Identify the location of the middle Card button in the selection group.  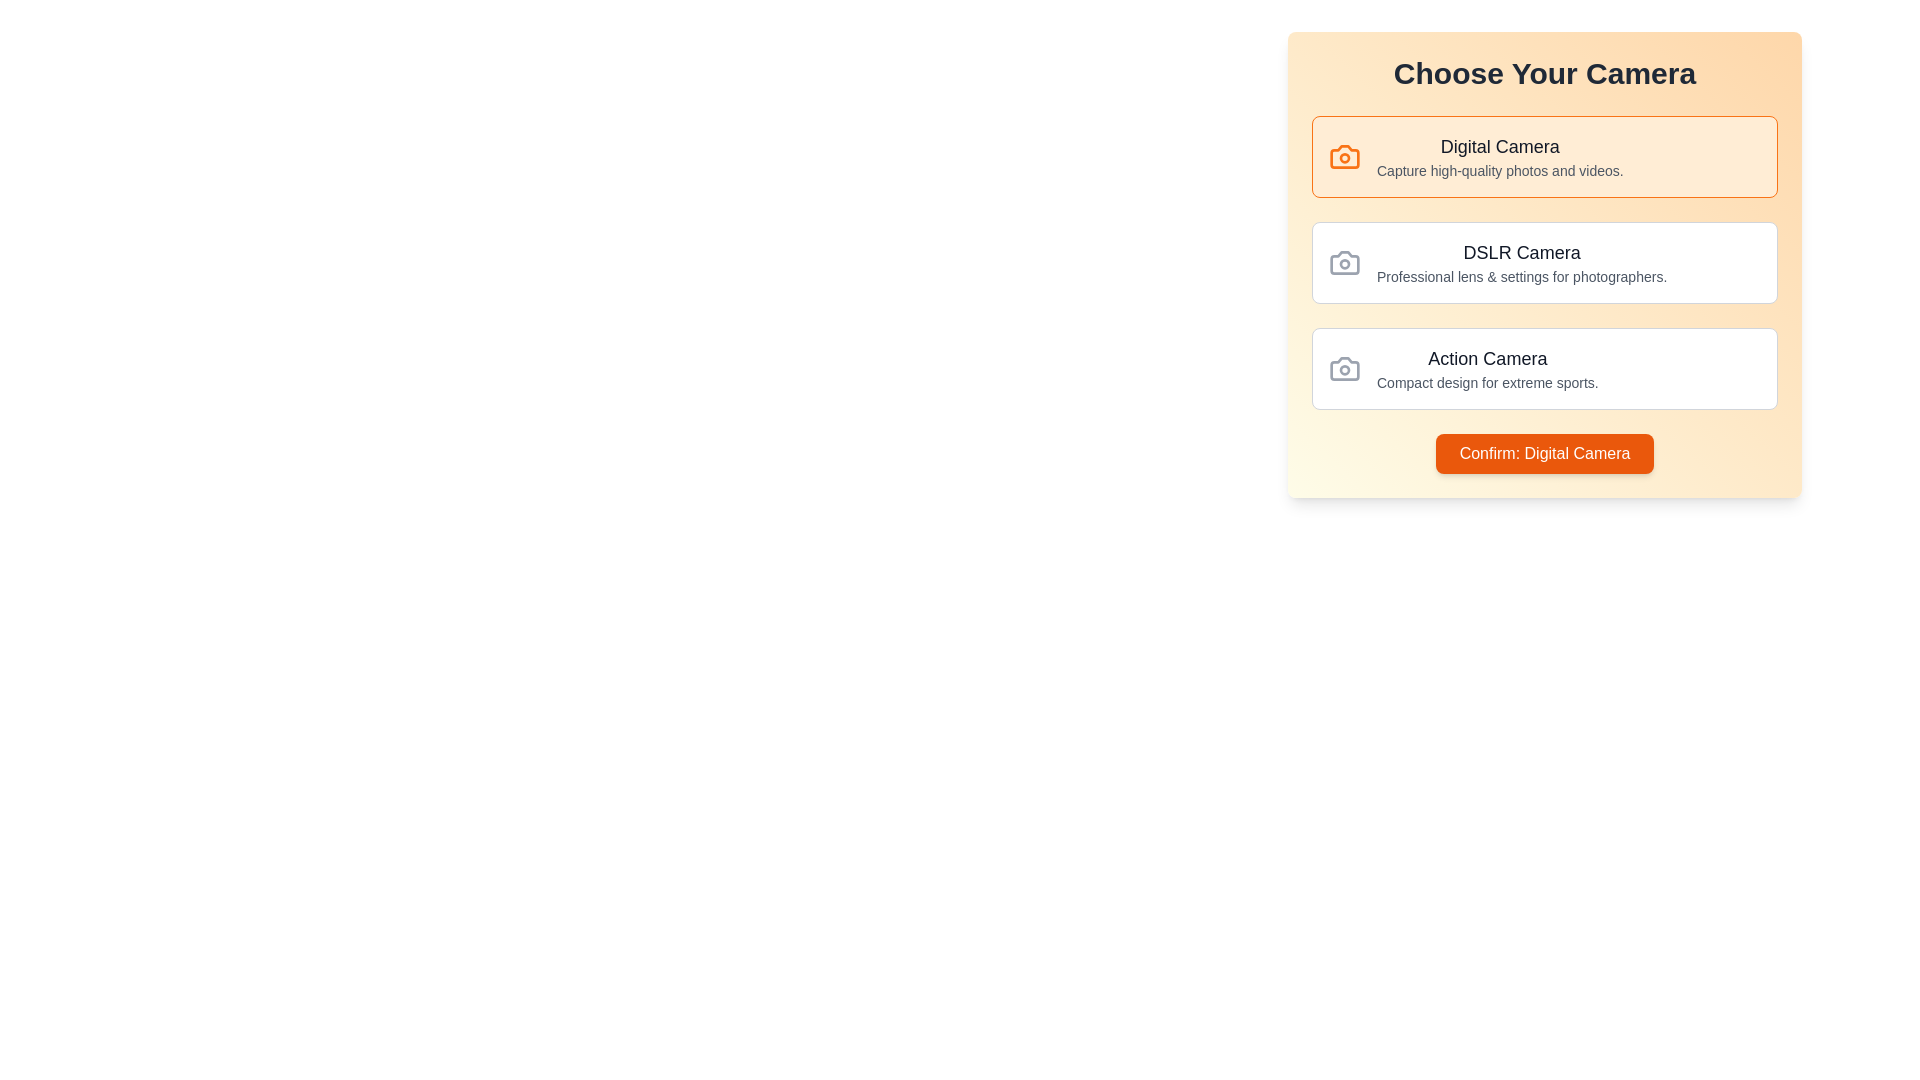
(1544, 261).